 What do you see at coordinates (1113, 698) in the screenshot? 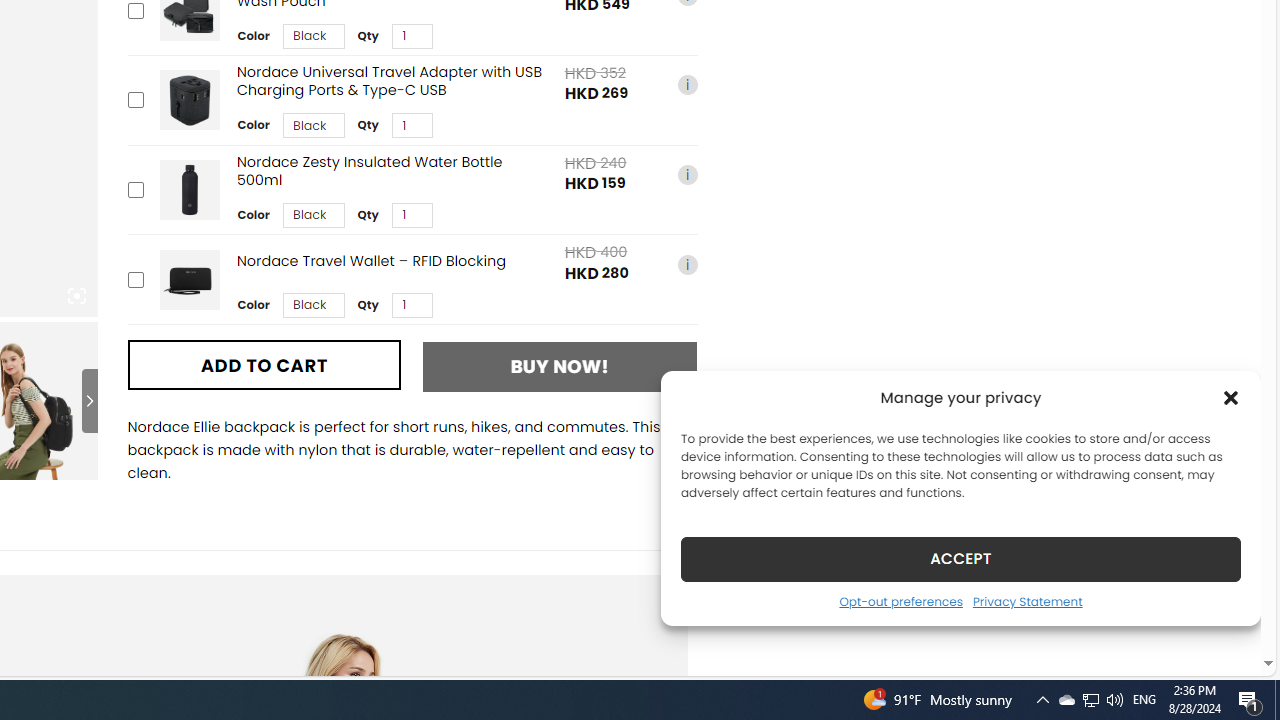
I see `'Q2790: 100%'` at bounding box center [1113, 698].